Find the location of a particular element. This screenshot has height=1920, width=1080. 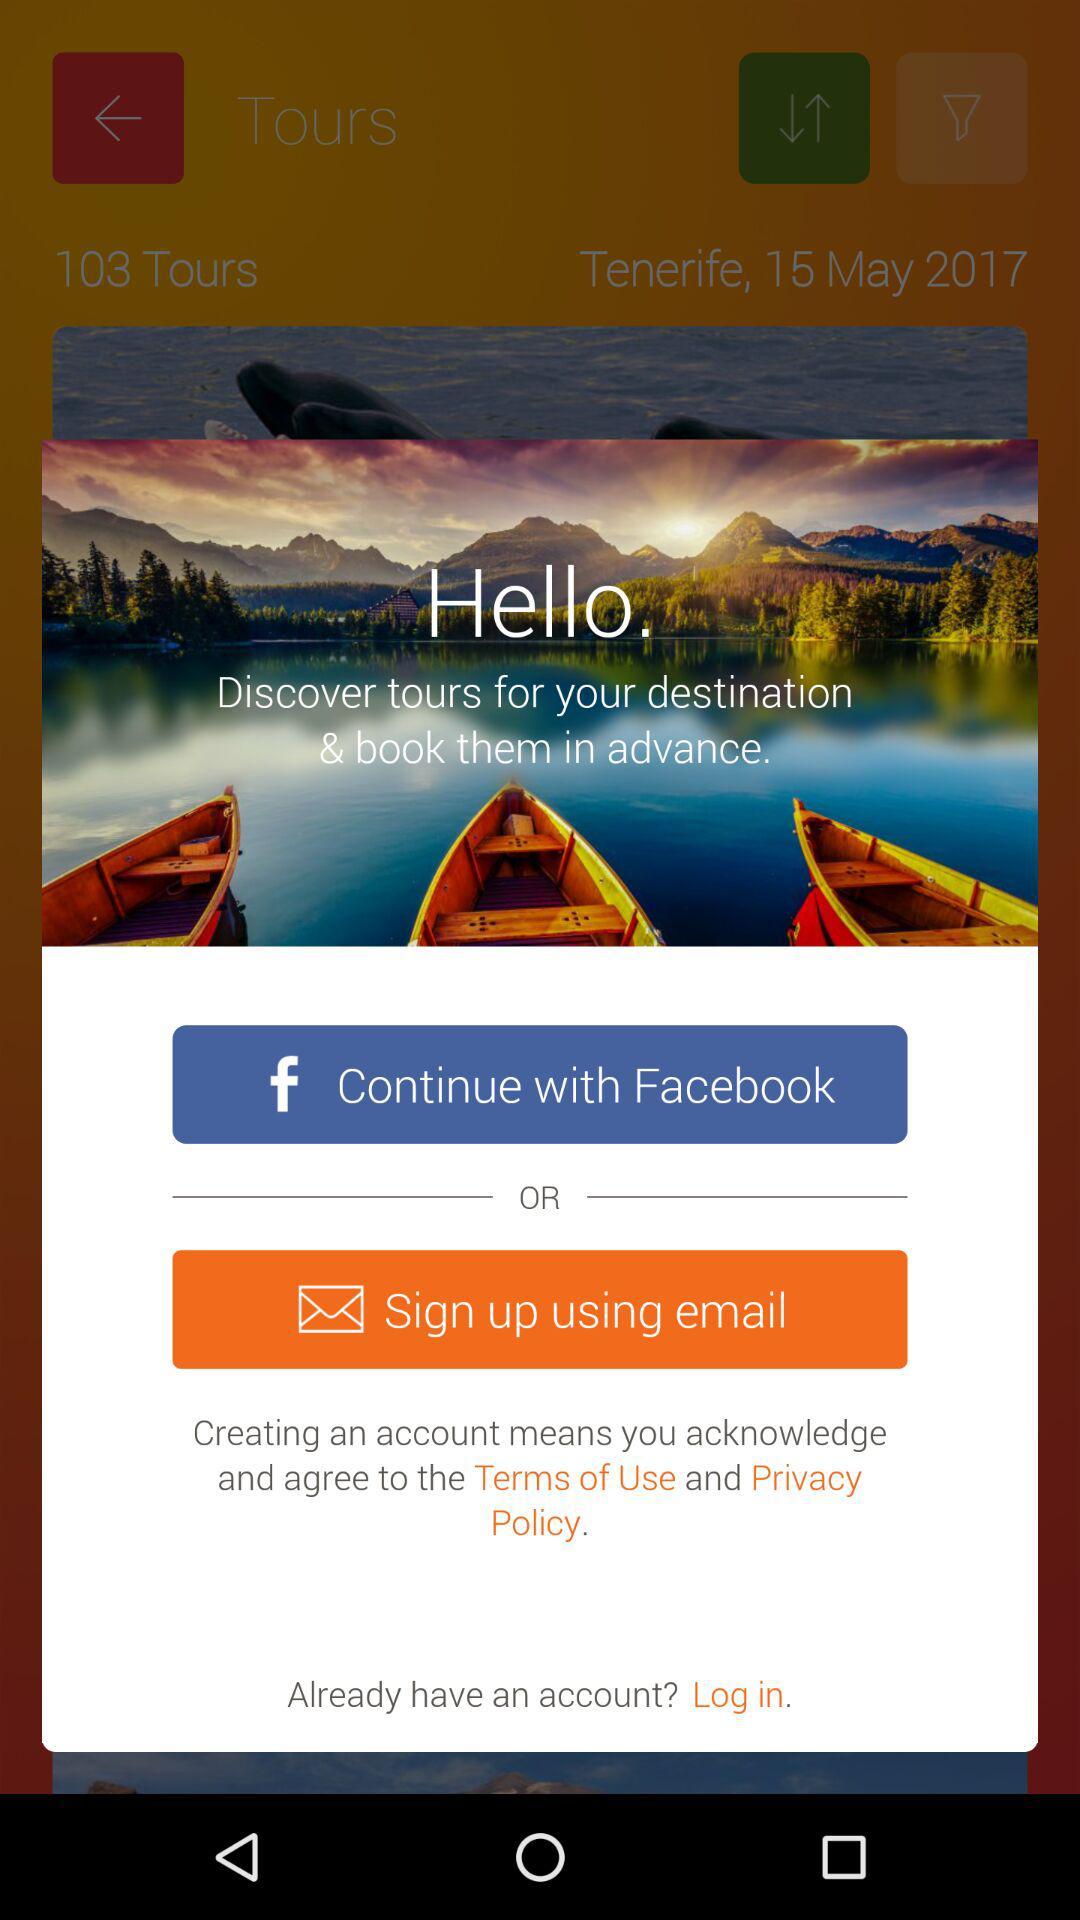

item below creating an account item is located at coordinates (738, 1692).